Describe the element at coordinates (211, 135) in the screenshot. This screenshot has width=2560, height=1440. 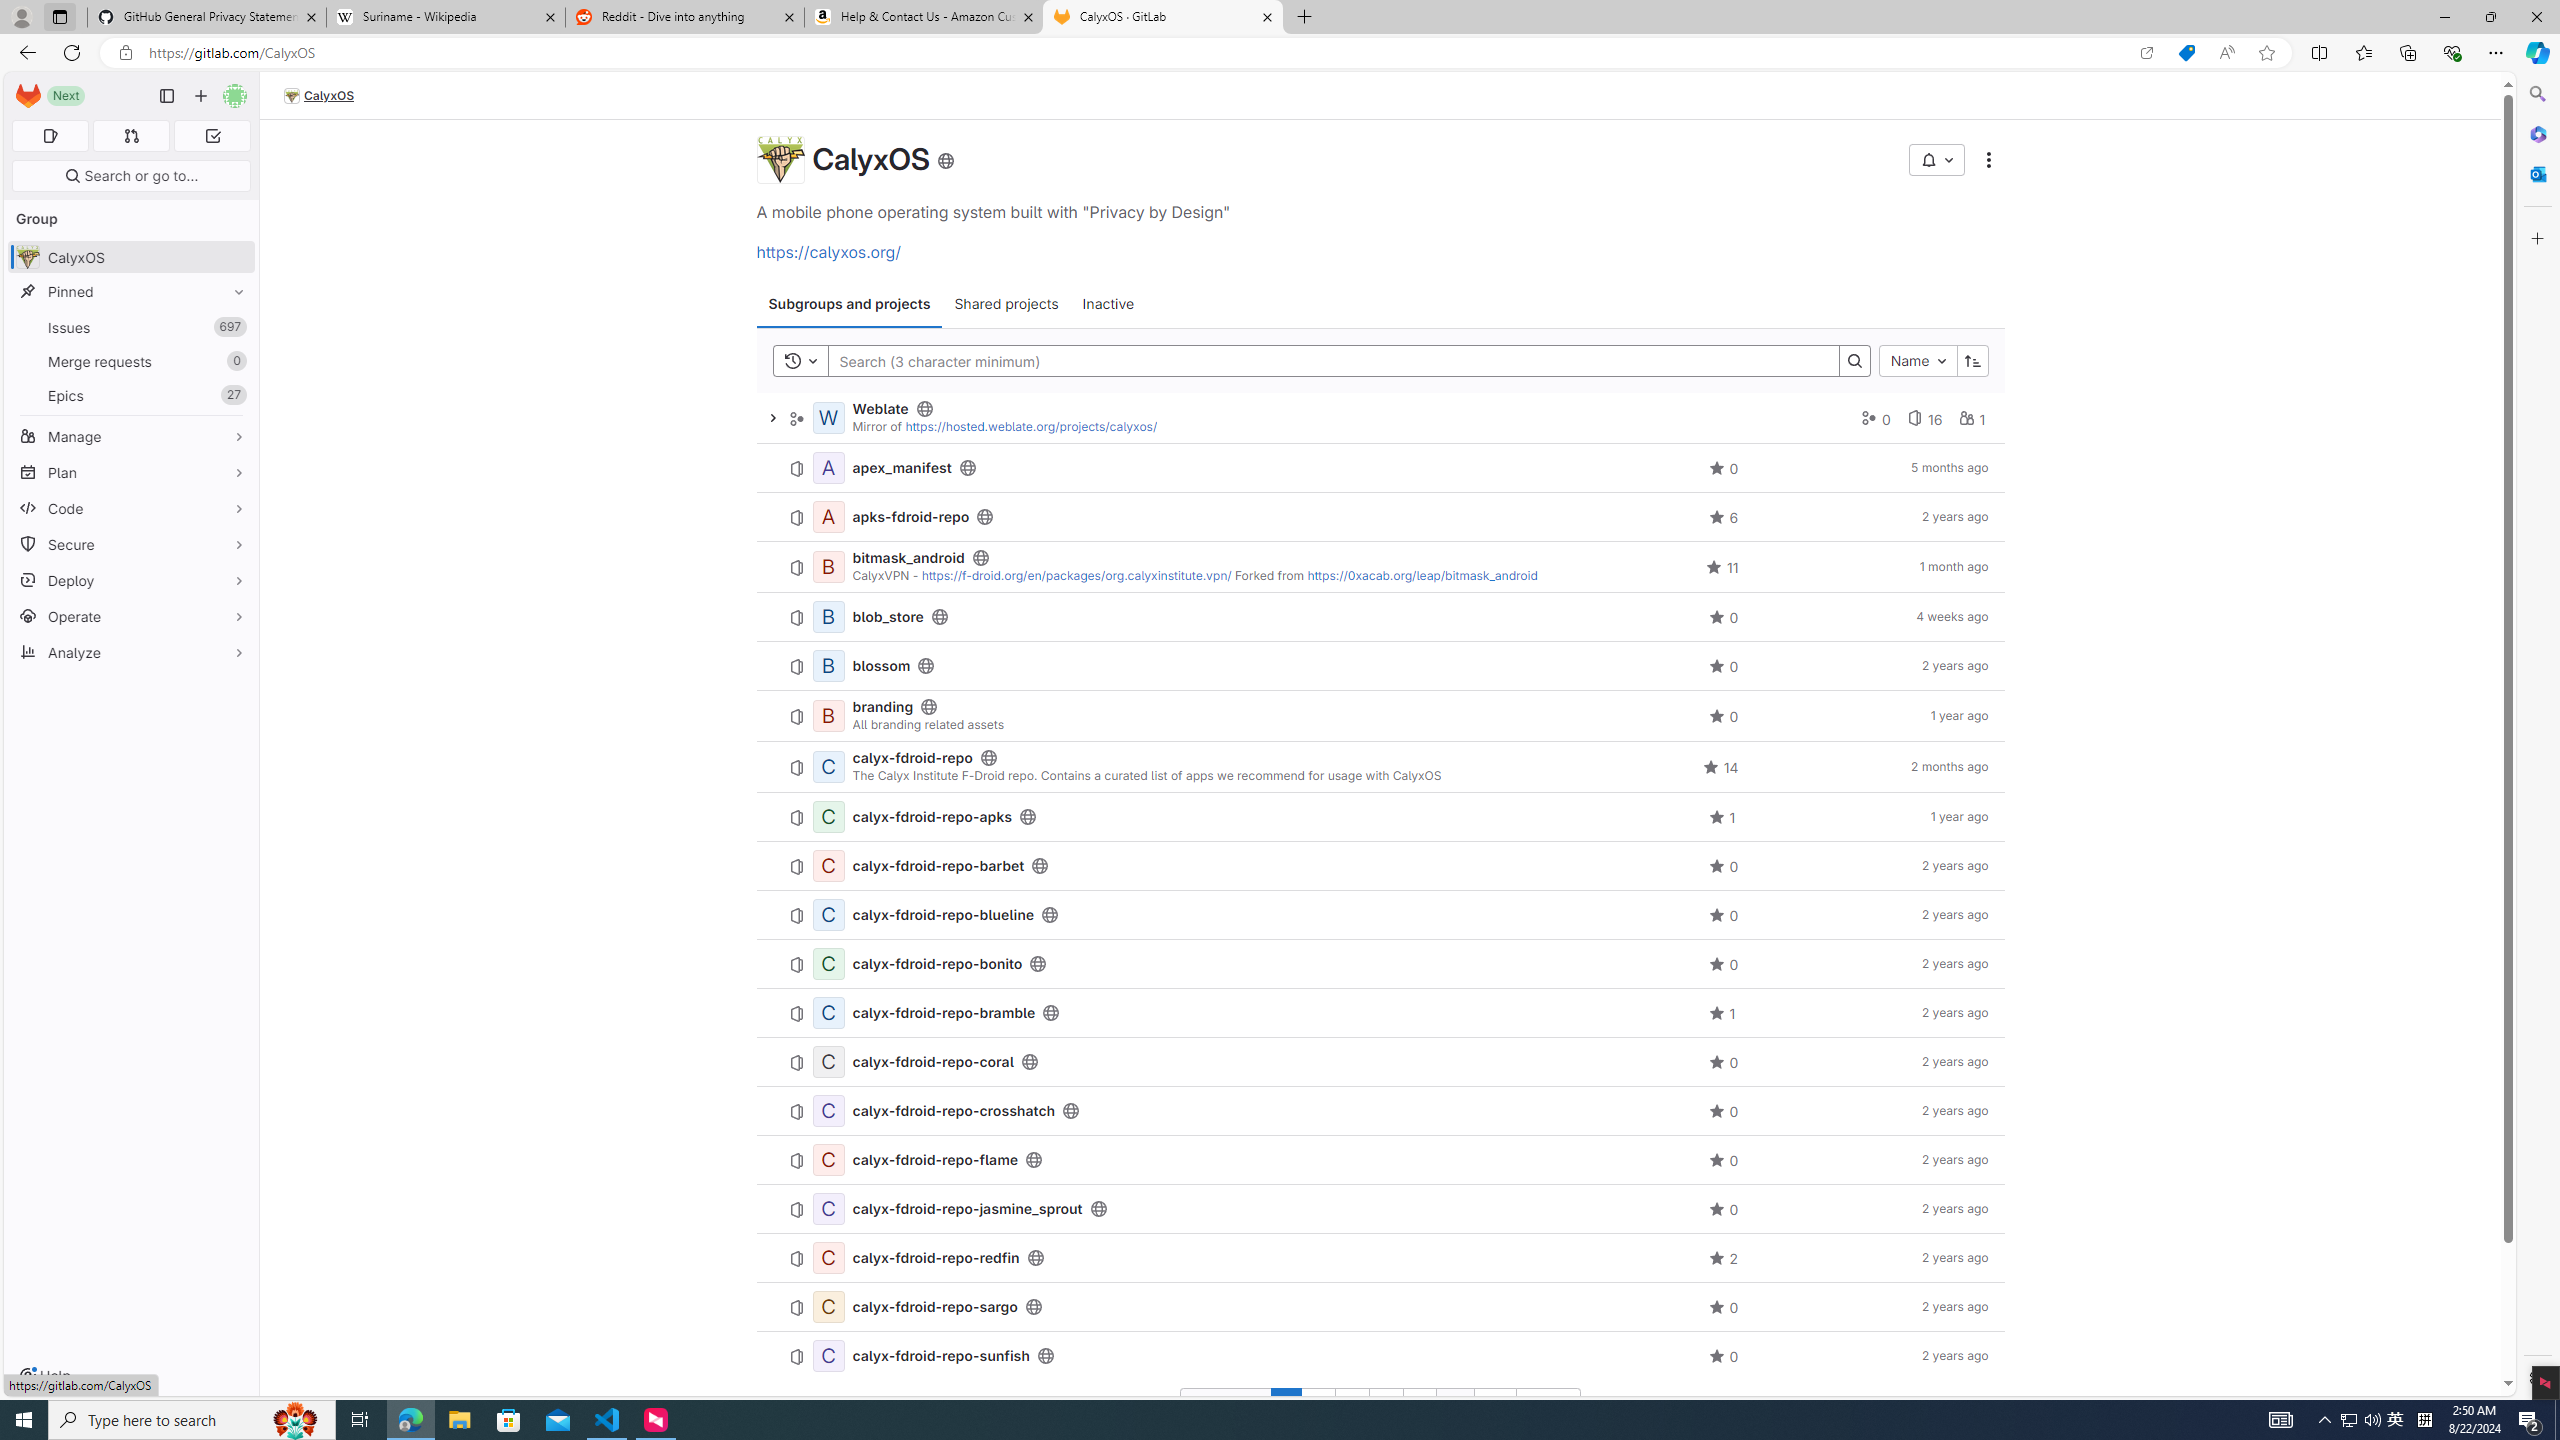
I see `'To-Do list 0'` at that location.